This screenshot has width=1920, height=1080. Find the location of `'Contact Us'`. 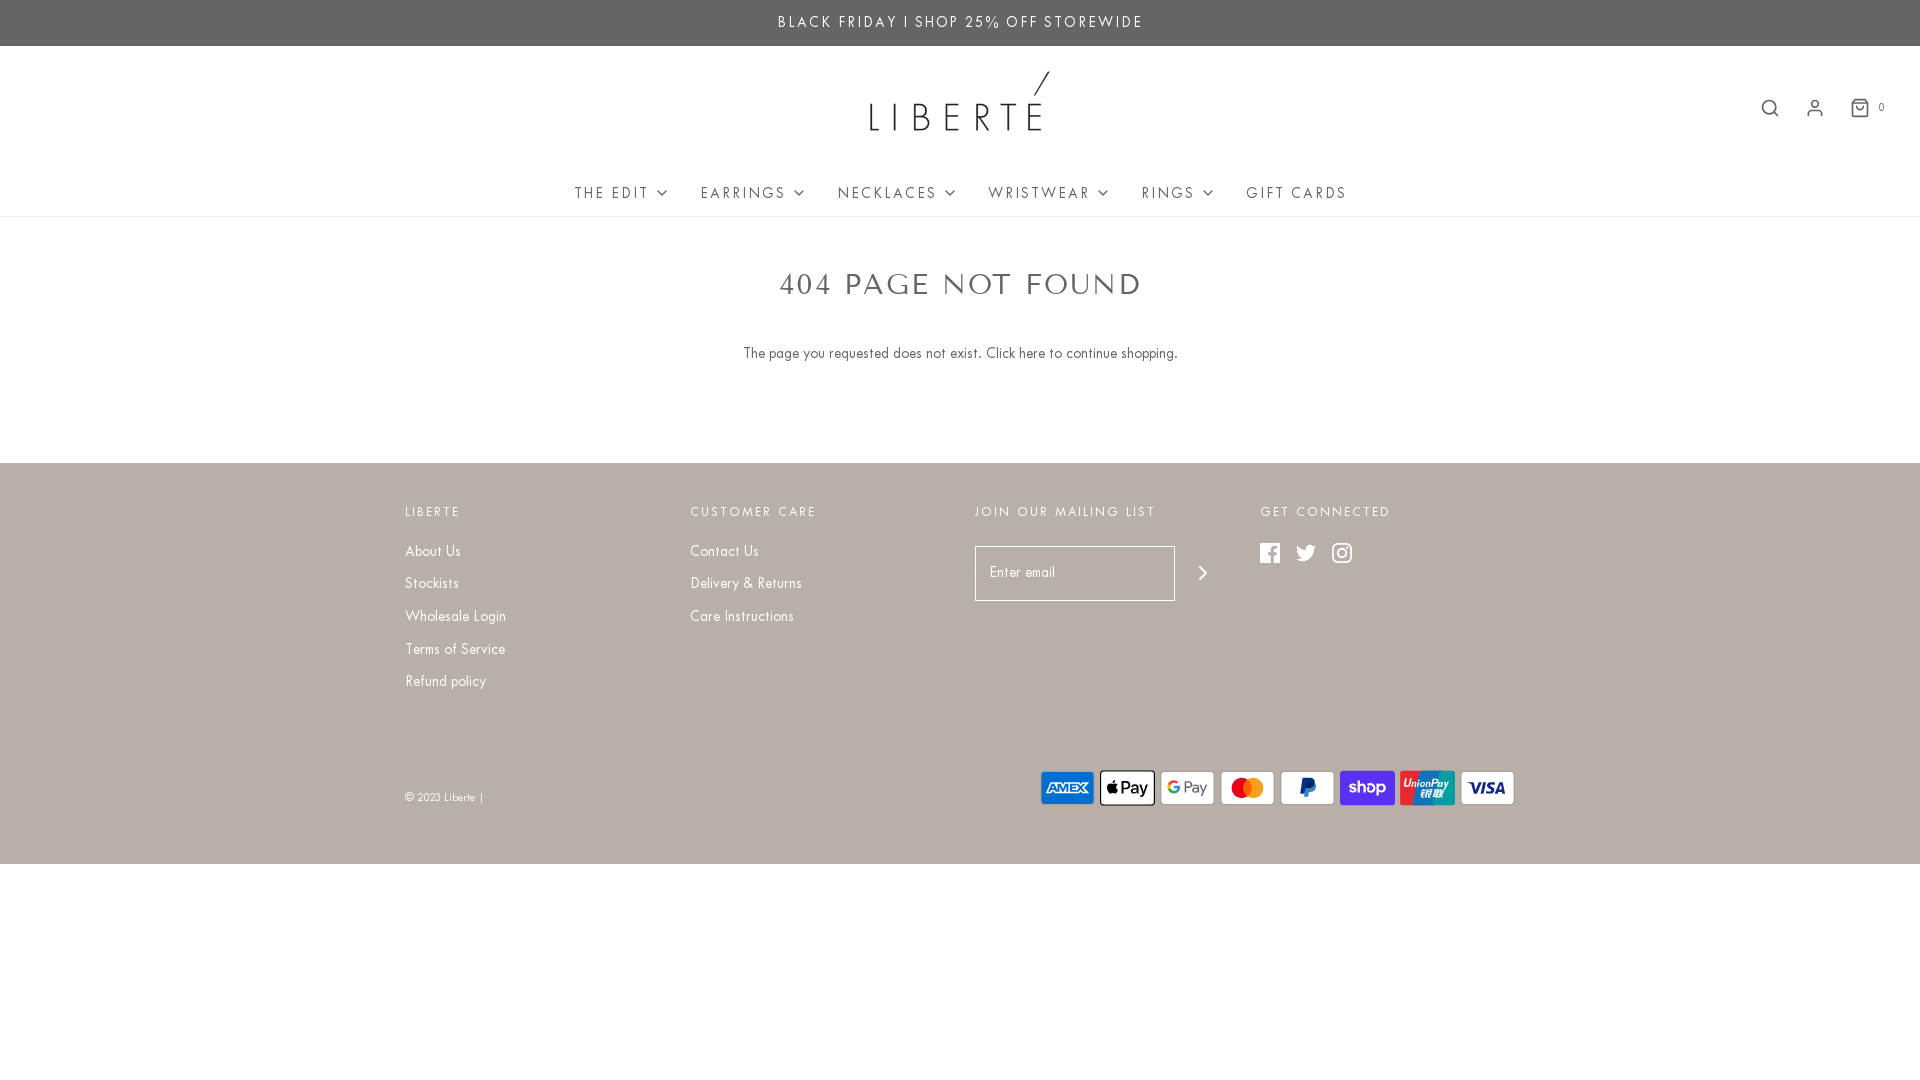

'Contact Us' is located at coordinates (723, 555).